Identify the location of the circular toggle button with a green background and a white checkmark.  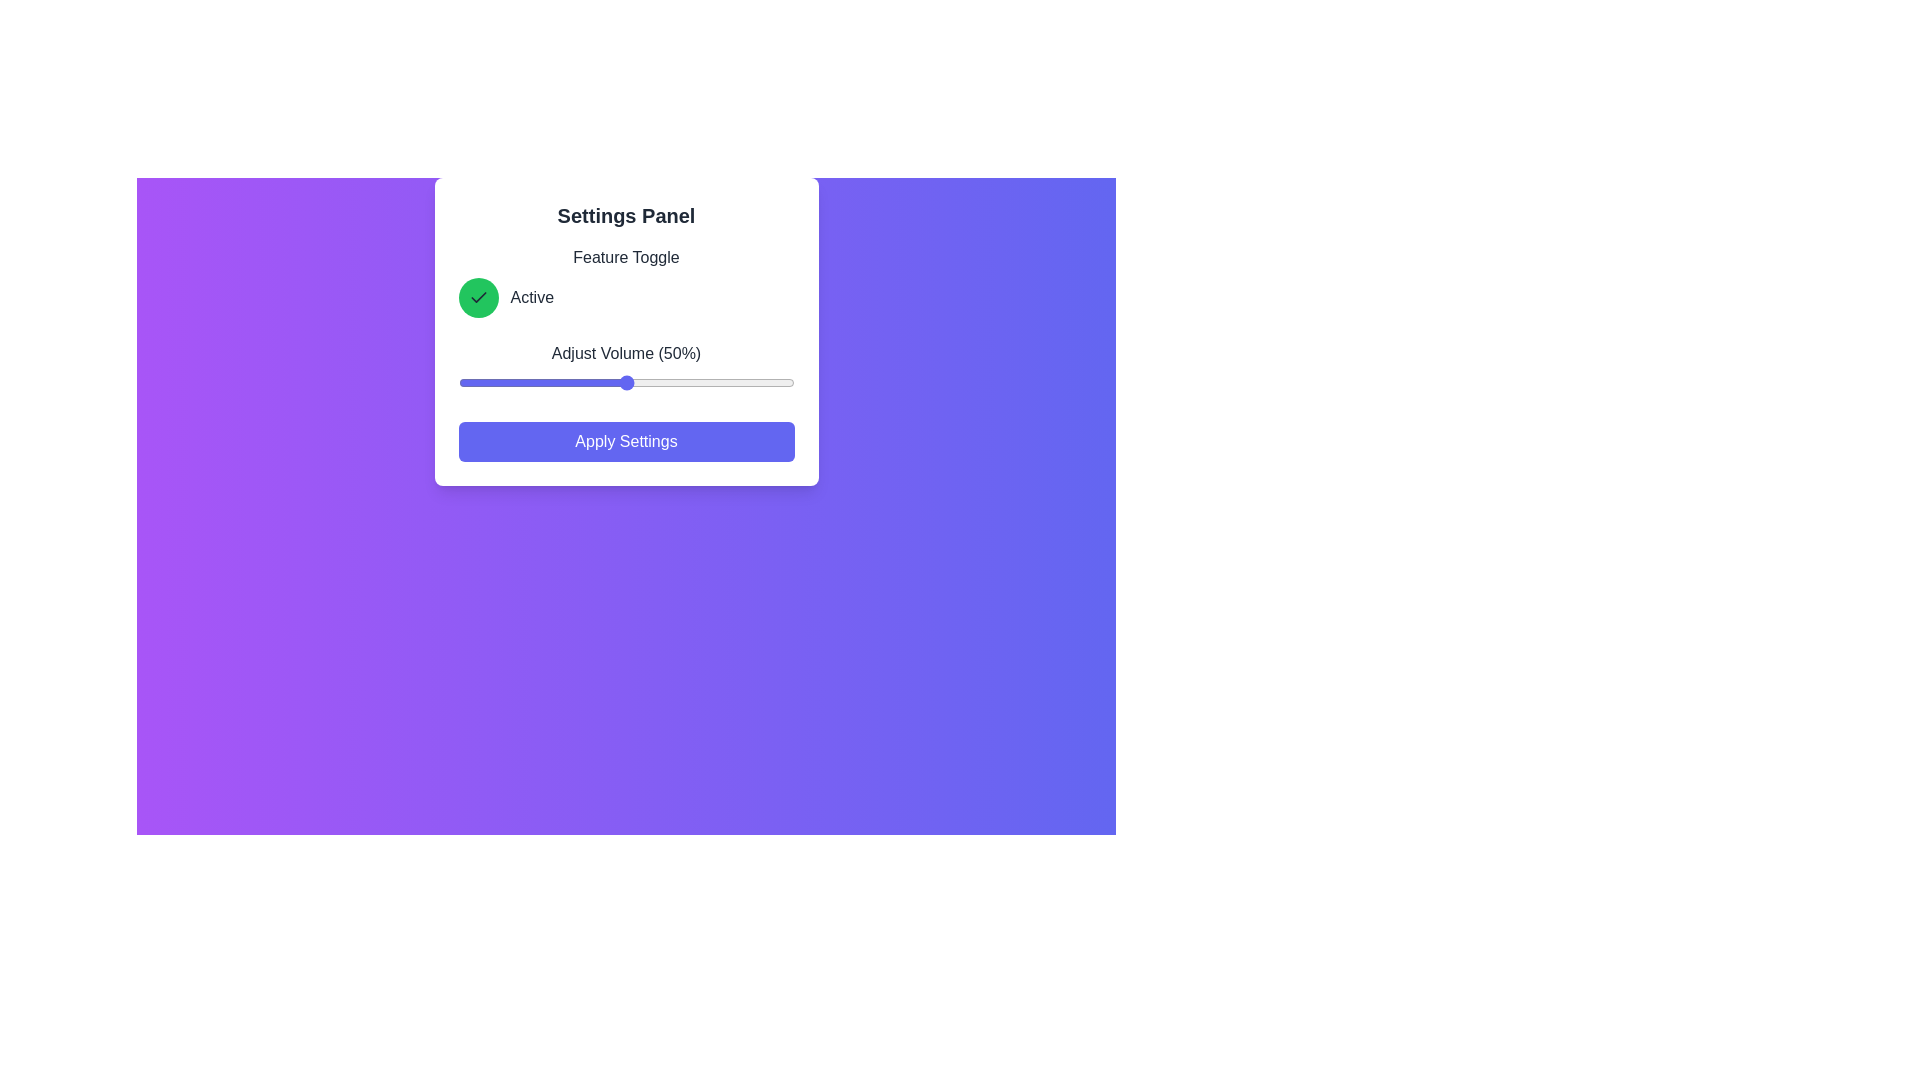
(477, 297).